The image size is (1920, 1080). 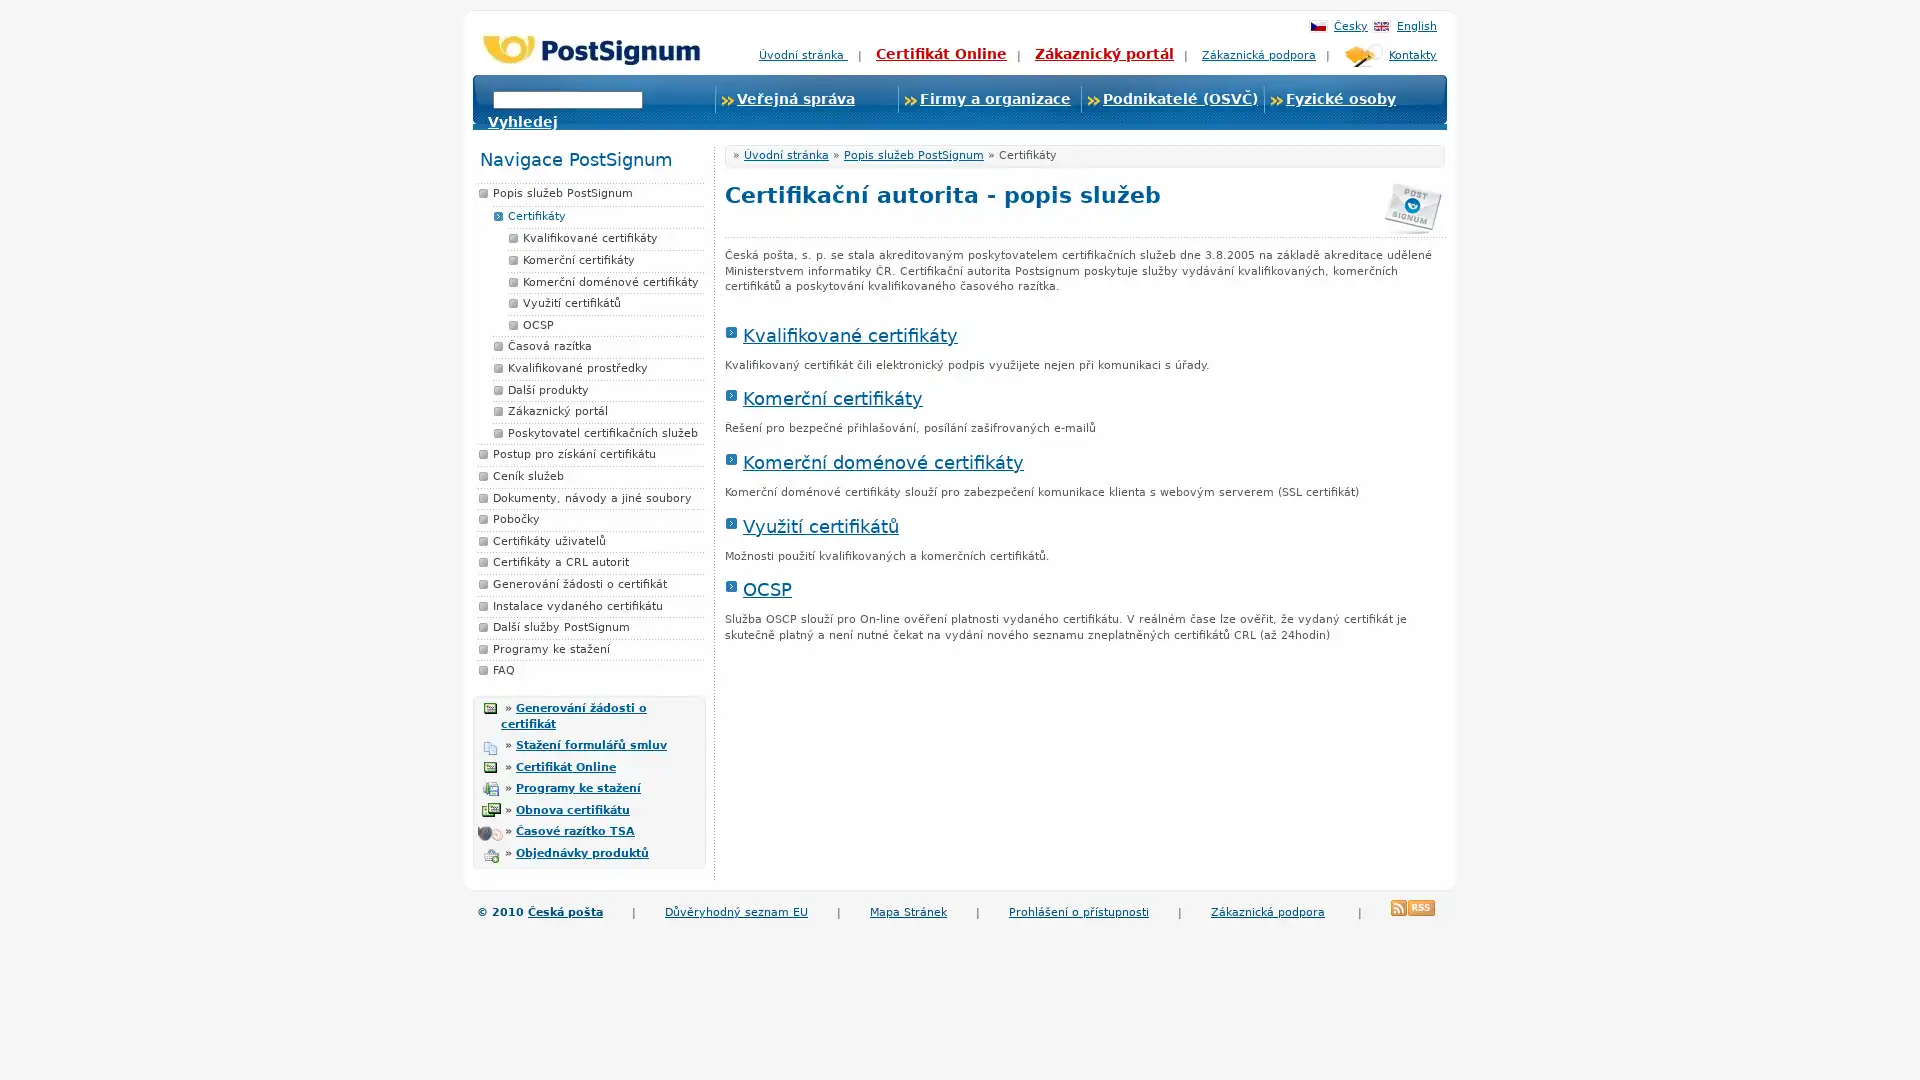 I want to click on Vyhledej, so click(x=523, y=122).